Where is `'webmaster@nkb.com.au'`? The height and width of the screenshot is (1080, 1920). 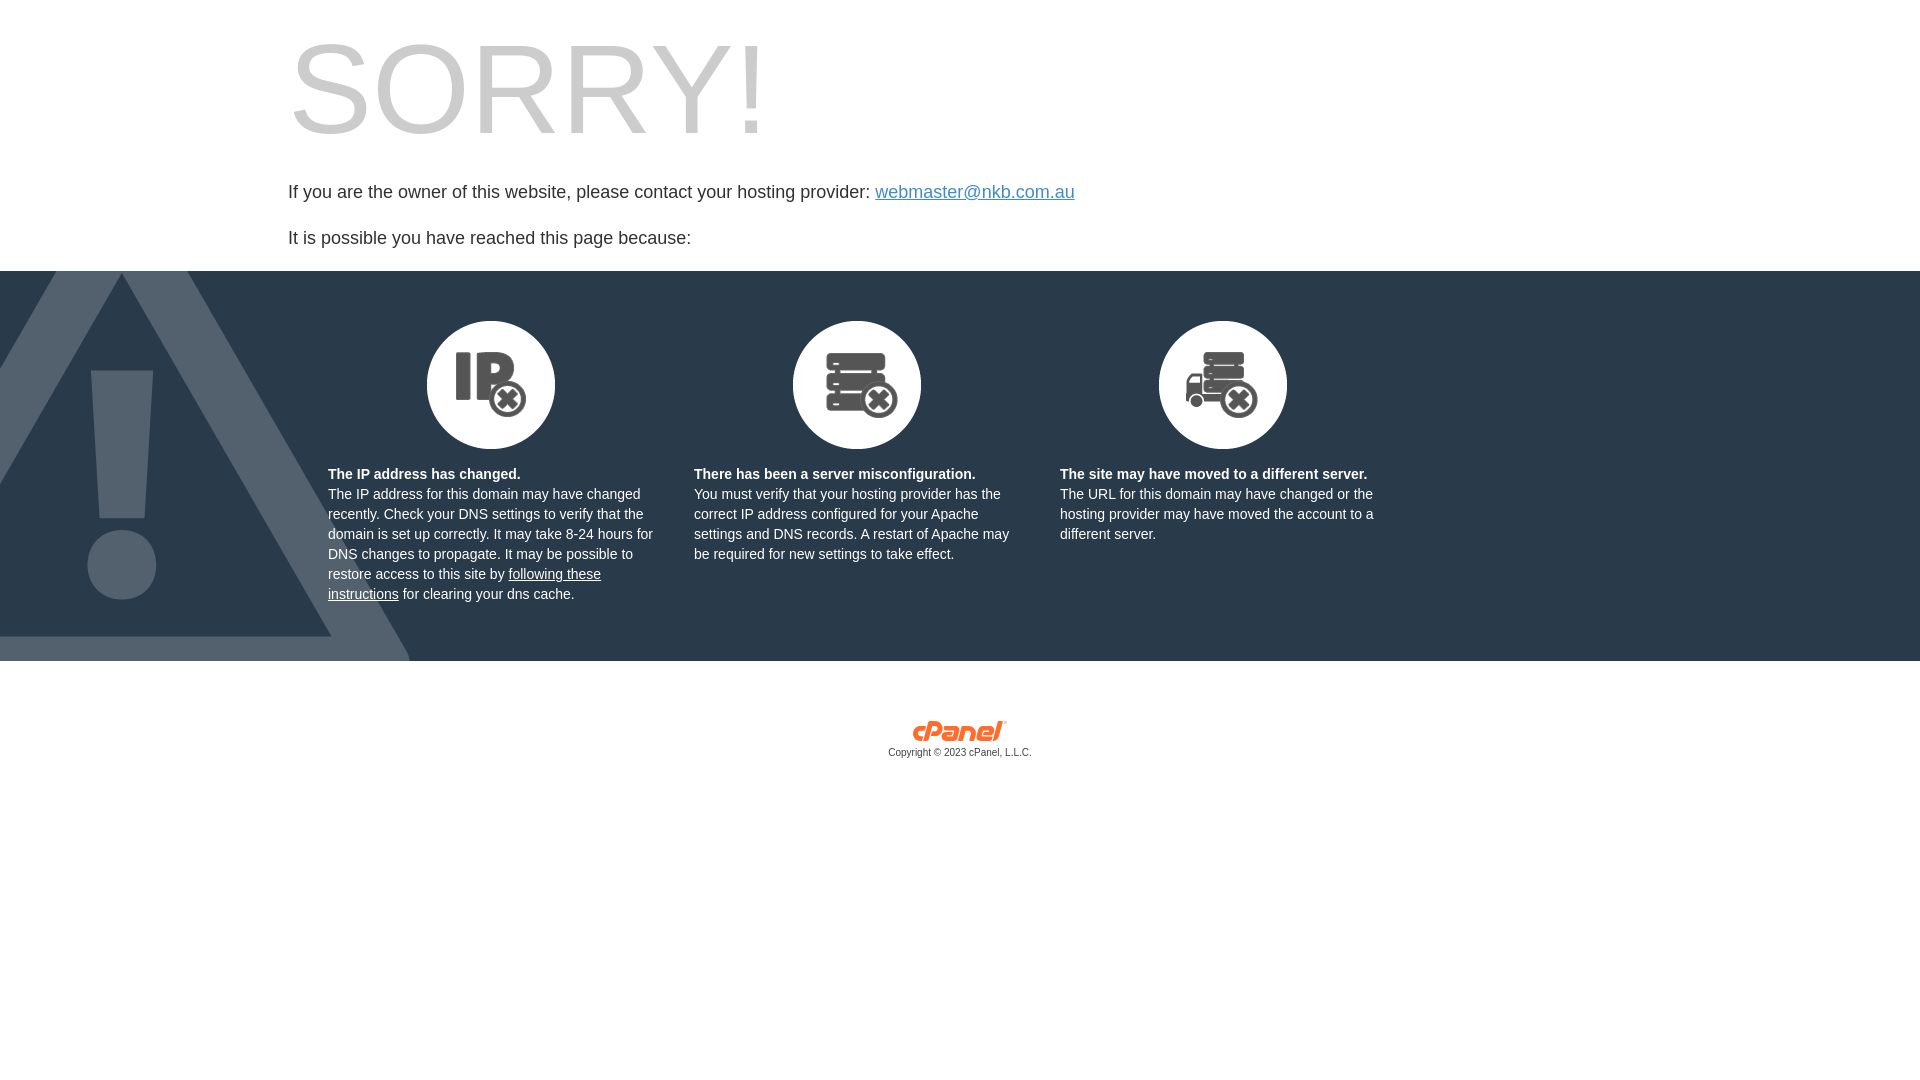 'webmaster@nkb.com.au' is located at coordinates (874, 192).